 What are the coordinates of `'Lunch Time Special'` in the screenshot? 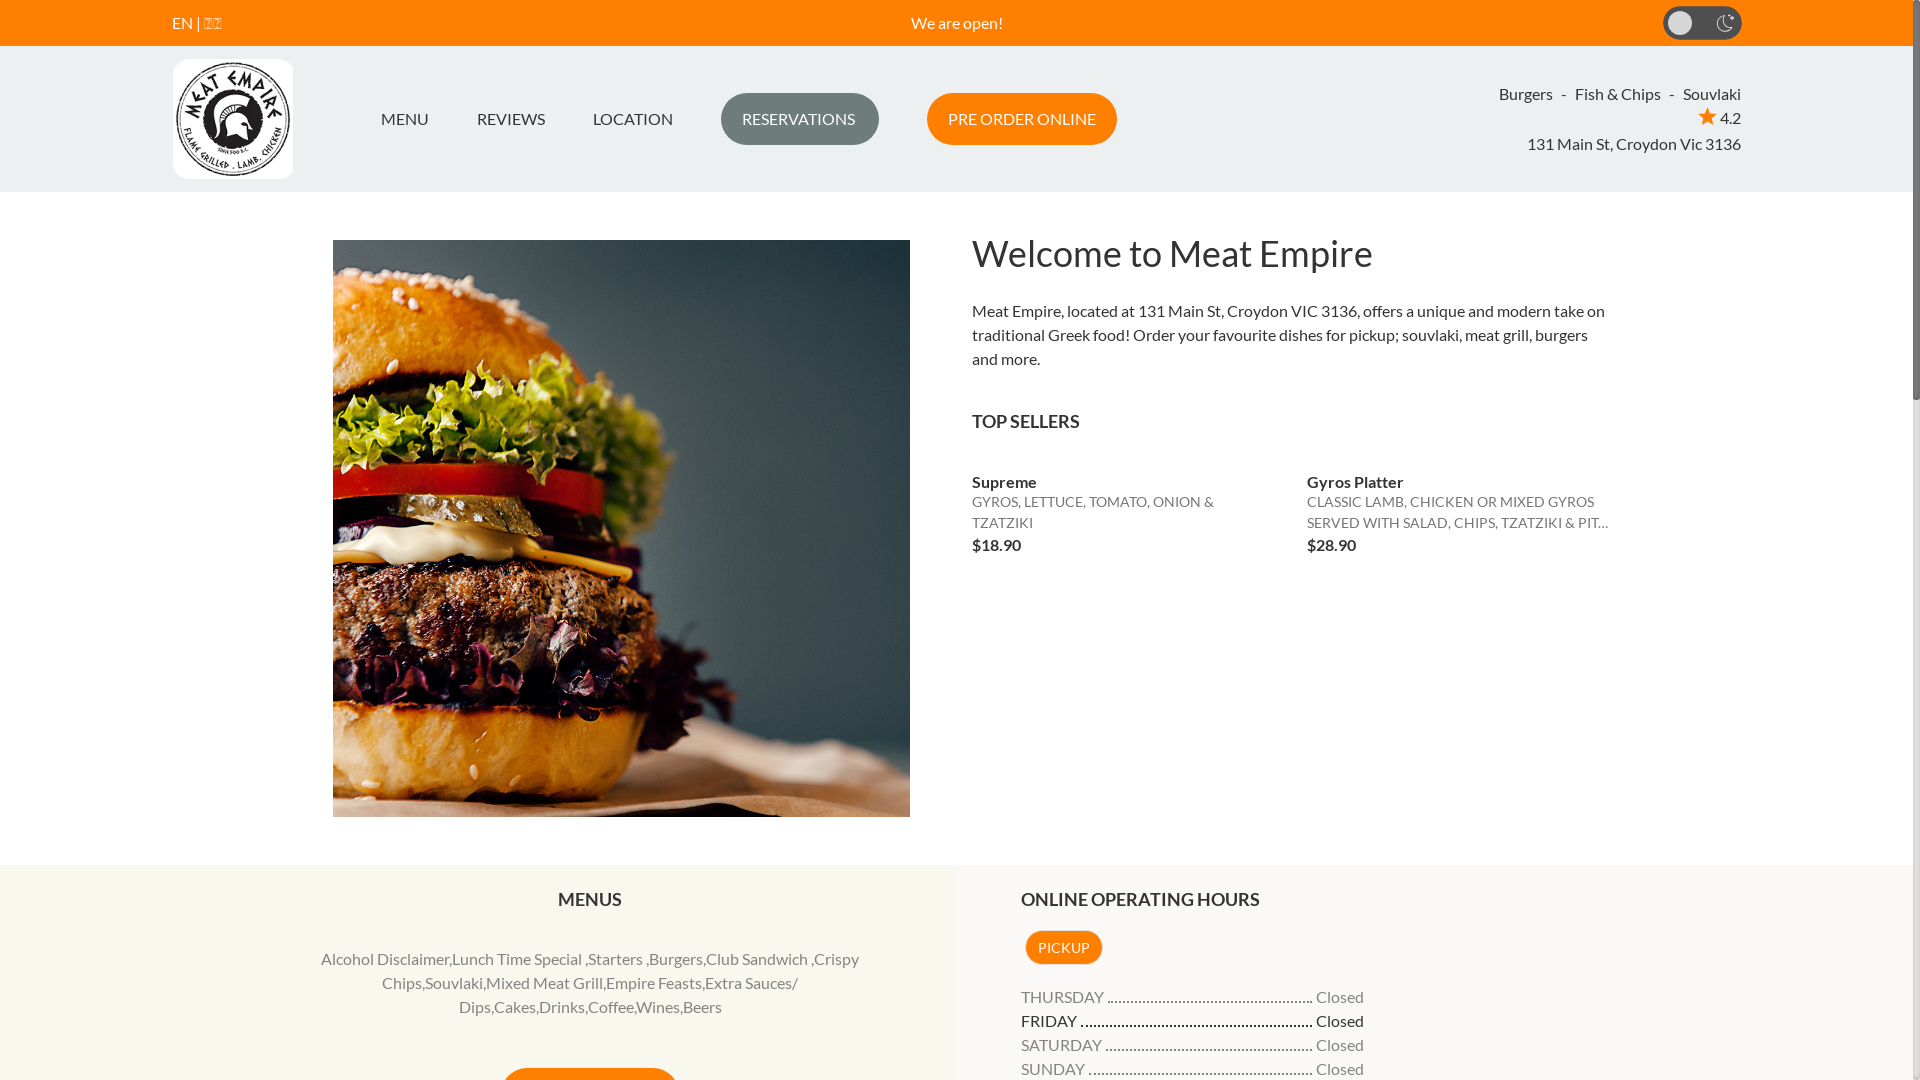 It's located at (450, 957).